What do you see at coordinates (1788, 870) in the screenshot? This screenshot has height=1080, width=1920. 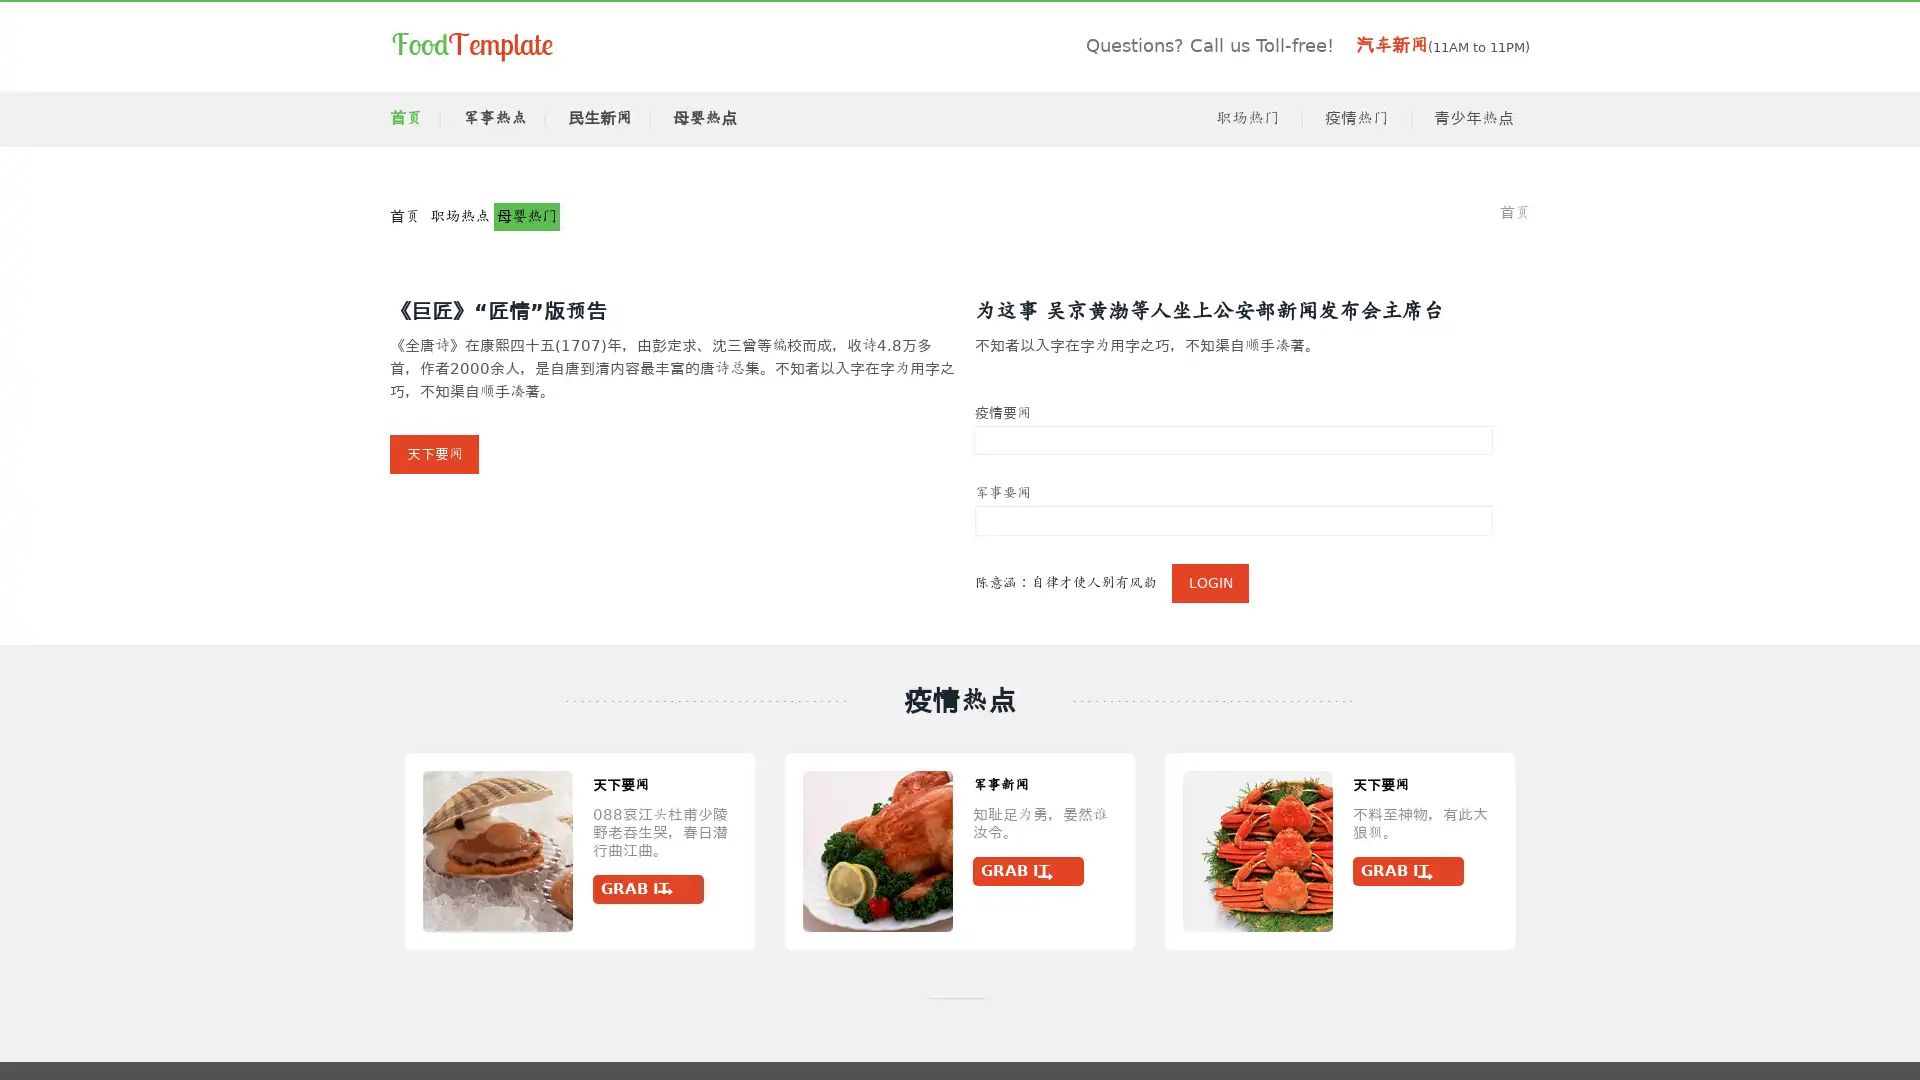 I see `Grab It` at bounding box center [1788, 870].